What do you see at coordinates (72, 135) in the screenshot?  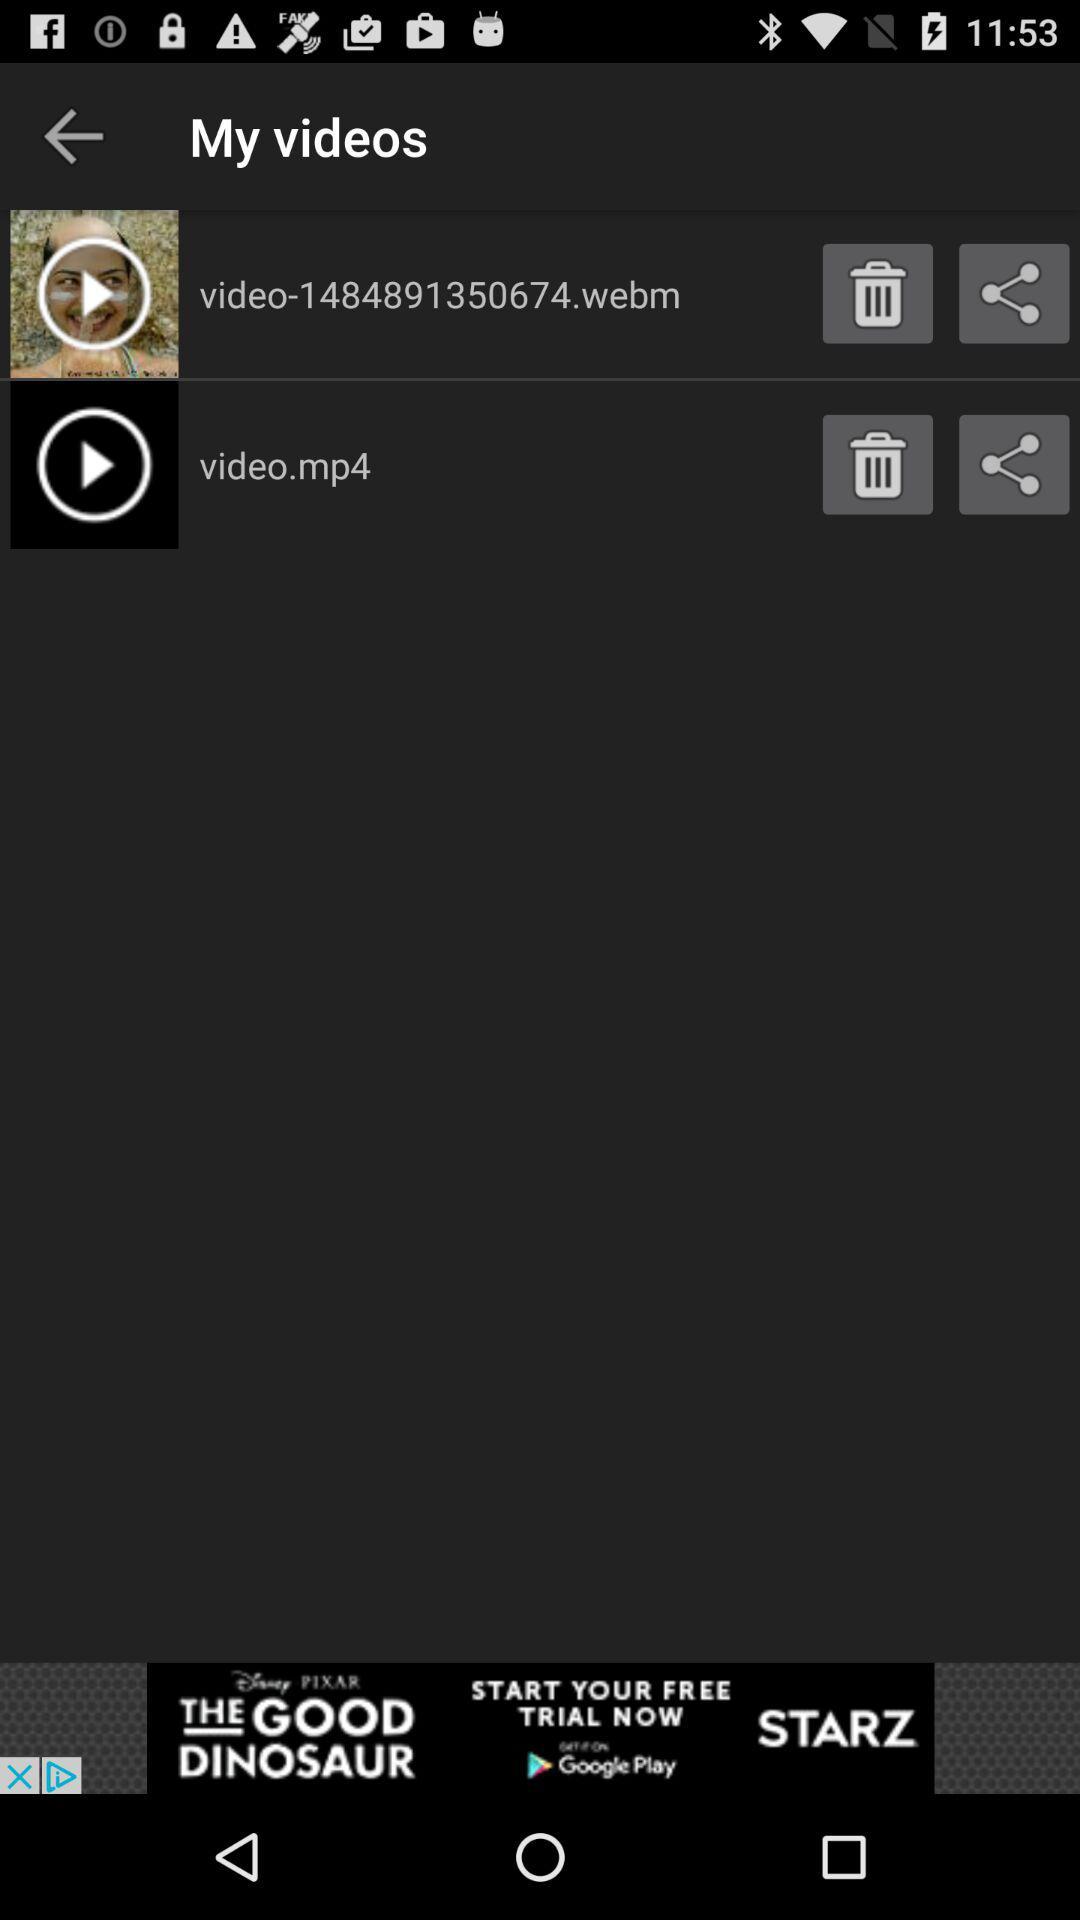 I see `previous` at bounding box center [72, 135].